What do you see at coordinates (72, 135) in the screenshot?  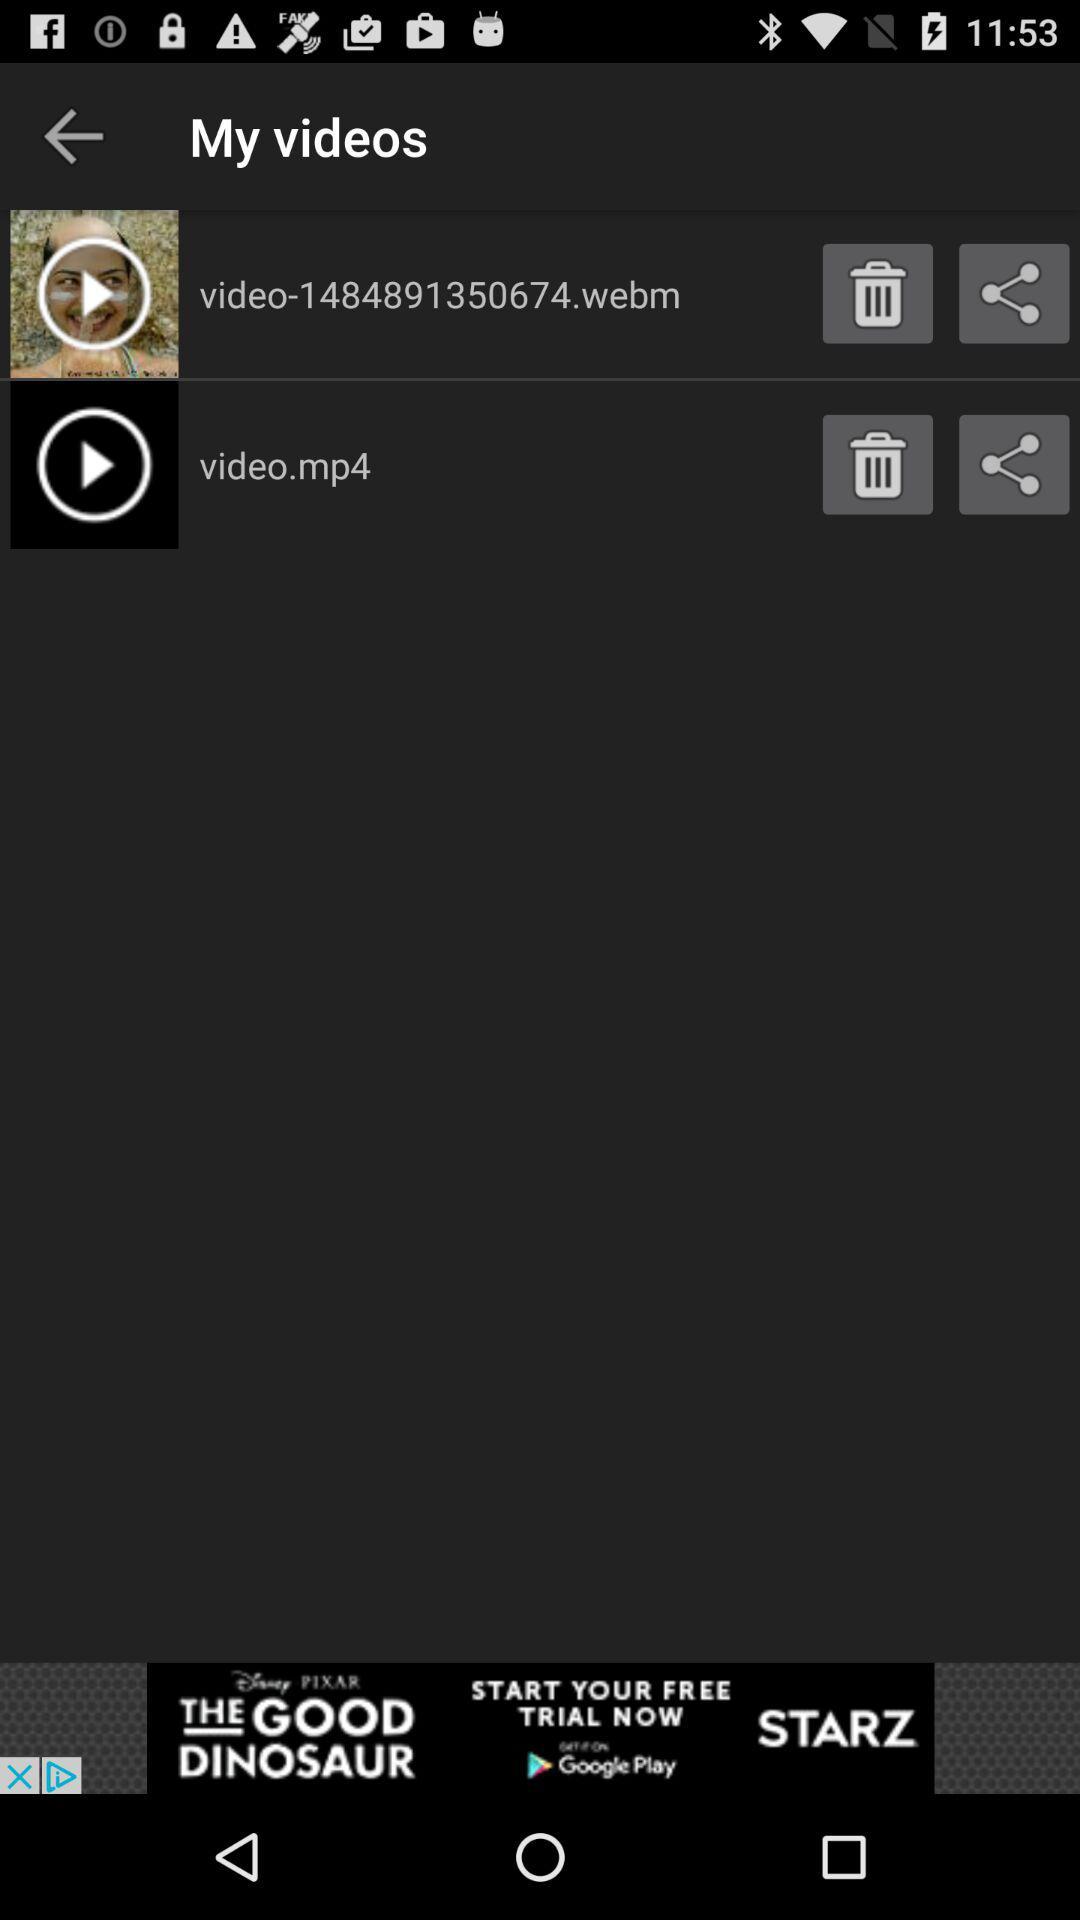 I see `previous` at bounding box center [72, 135].